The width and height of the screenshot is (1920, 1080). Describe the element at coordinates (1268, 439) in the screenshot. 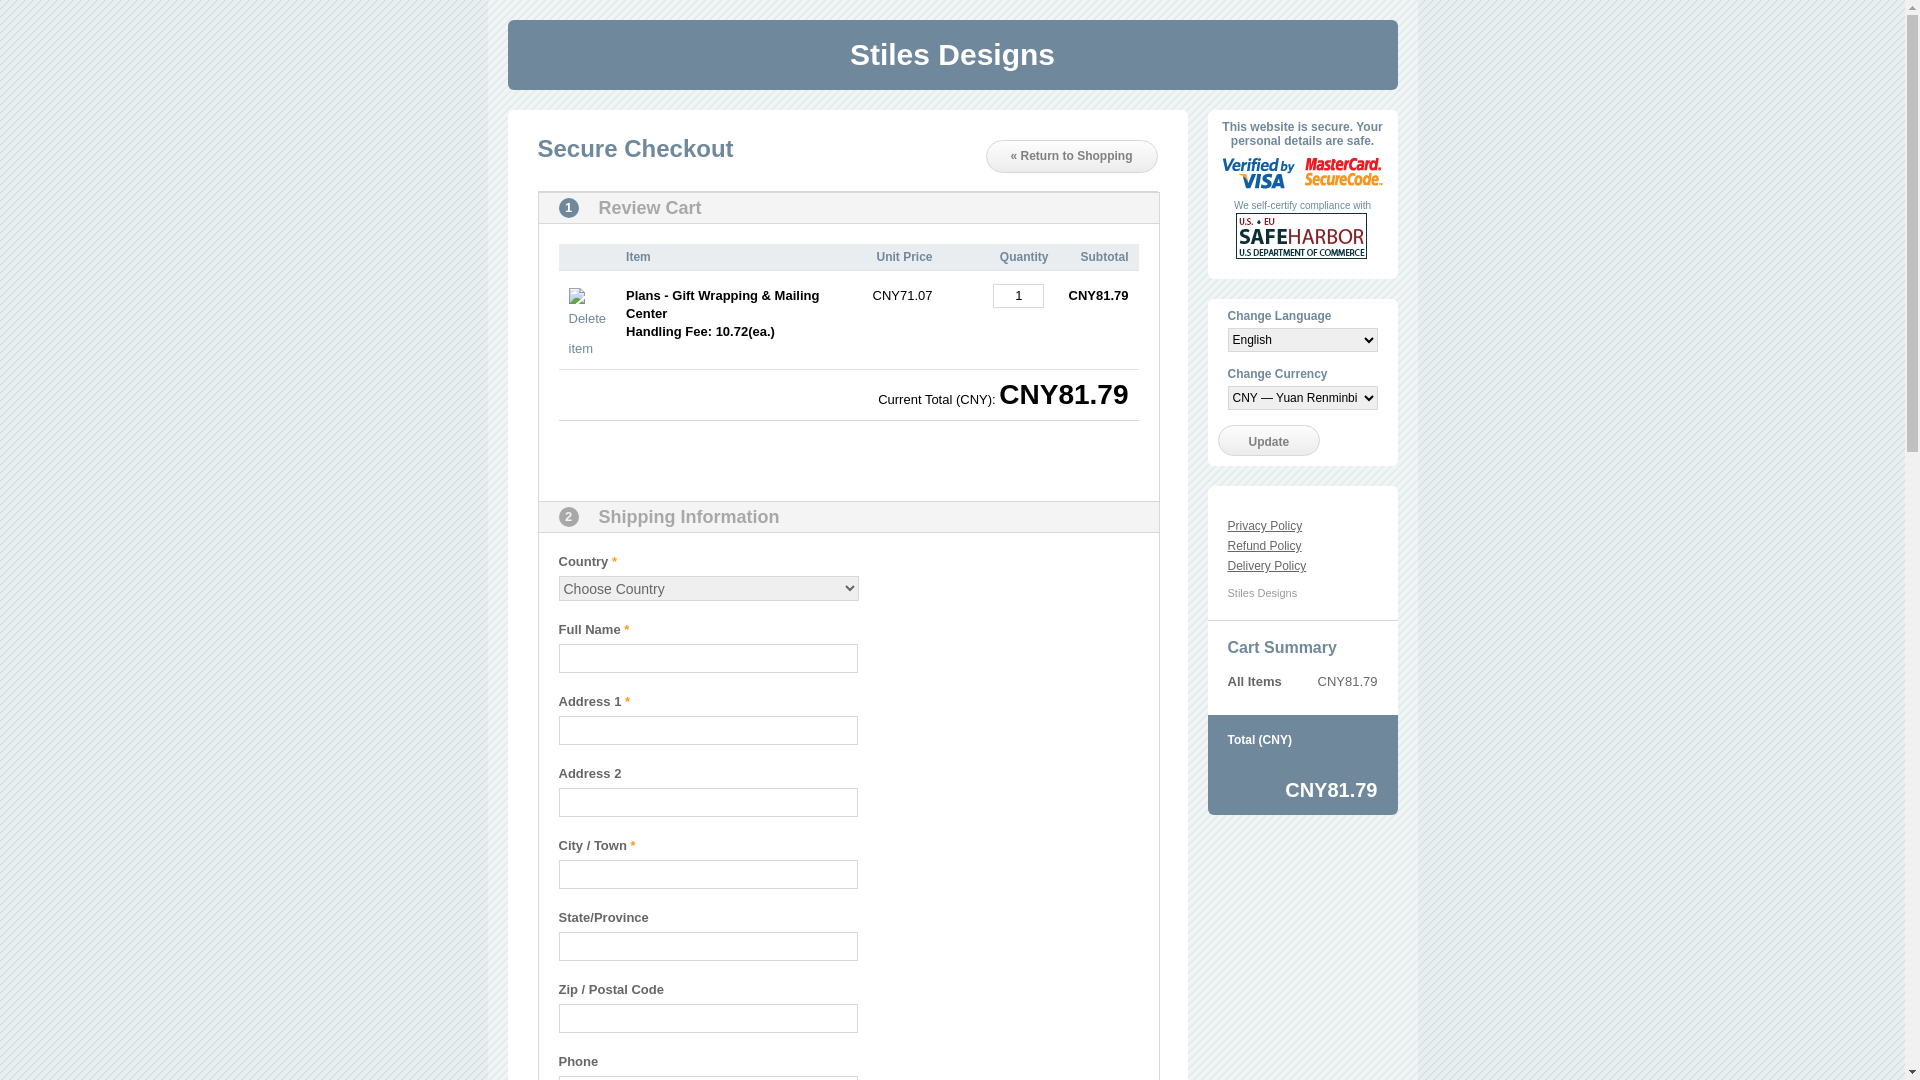

I see `'Update'` at that location.